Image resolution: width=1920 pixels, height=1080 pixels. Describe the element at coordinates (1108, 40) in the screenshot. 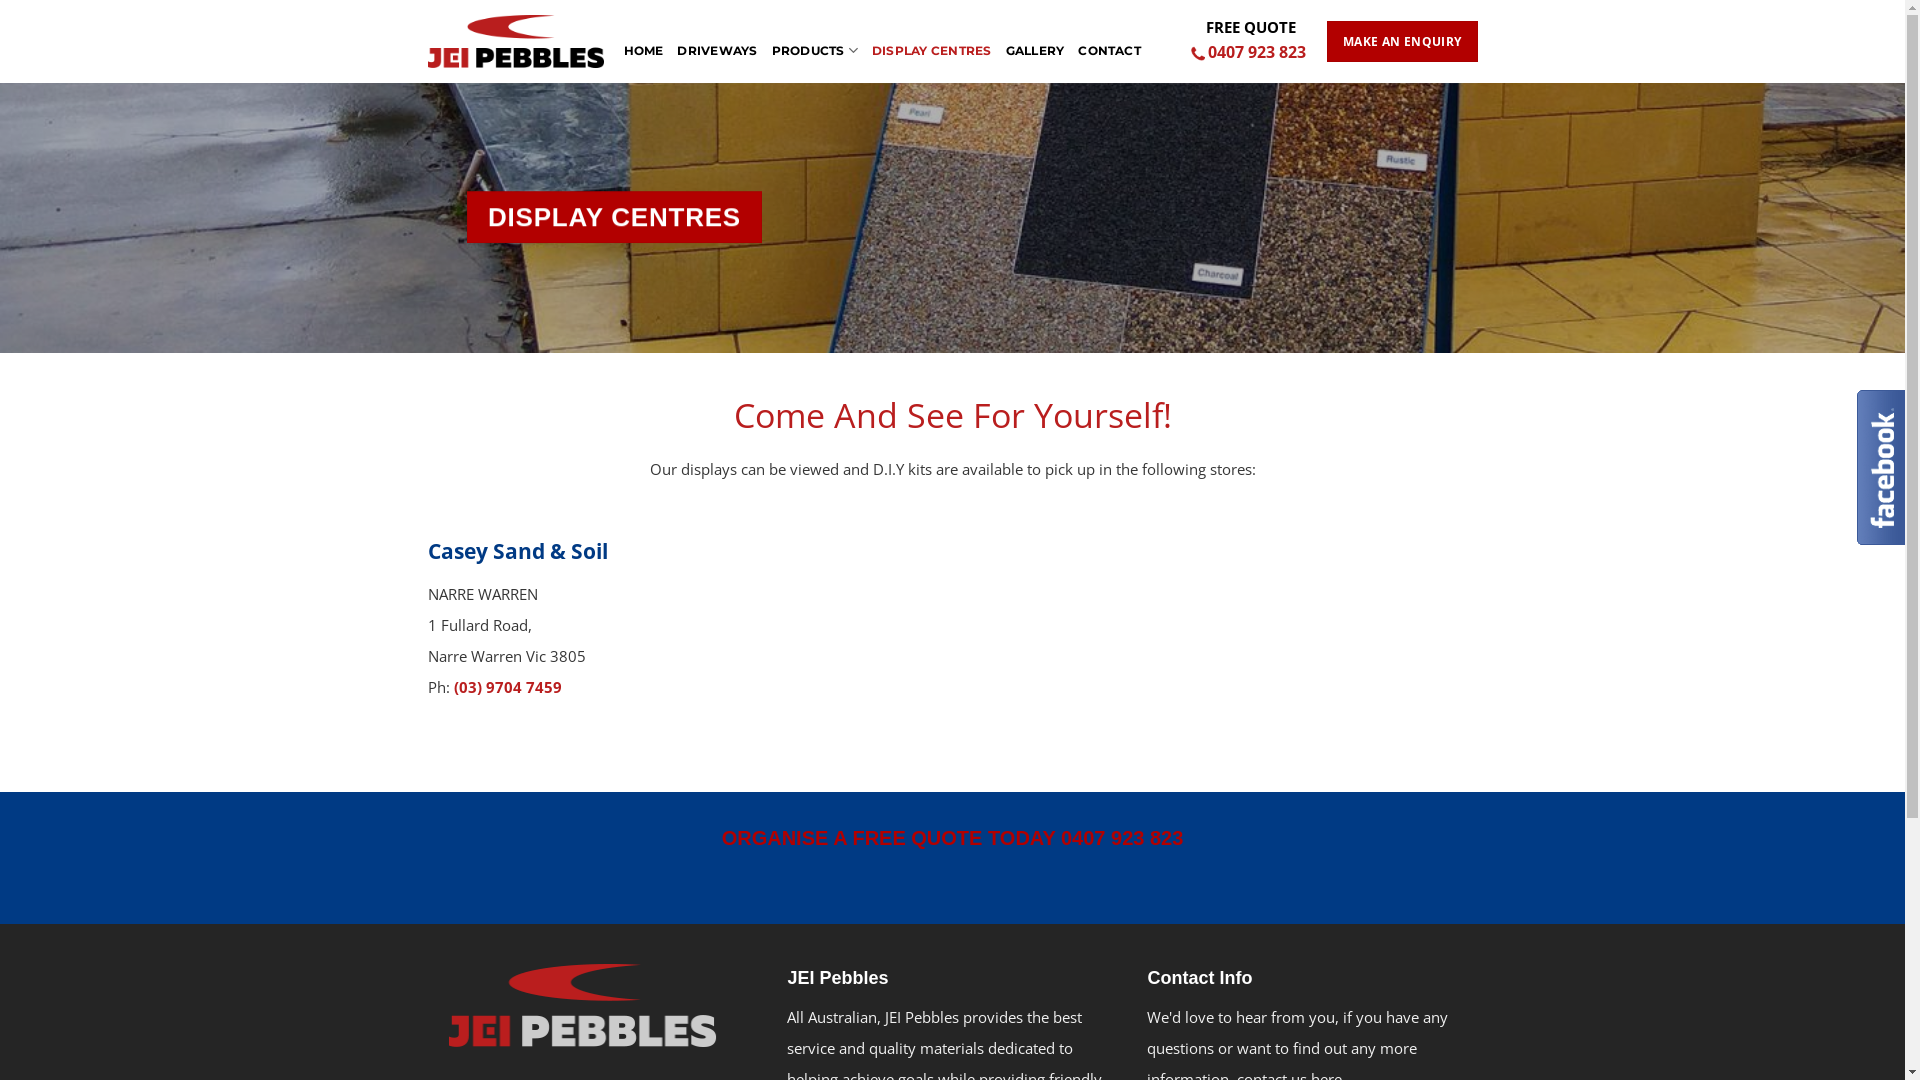

I see `'CONTACT'` at that location.